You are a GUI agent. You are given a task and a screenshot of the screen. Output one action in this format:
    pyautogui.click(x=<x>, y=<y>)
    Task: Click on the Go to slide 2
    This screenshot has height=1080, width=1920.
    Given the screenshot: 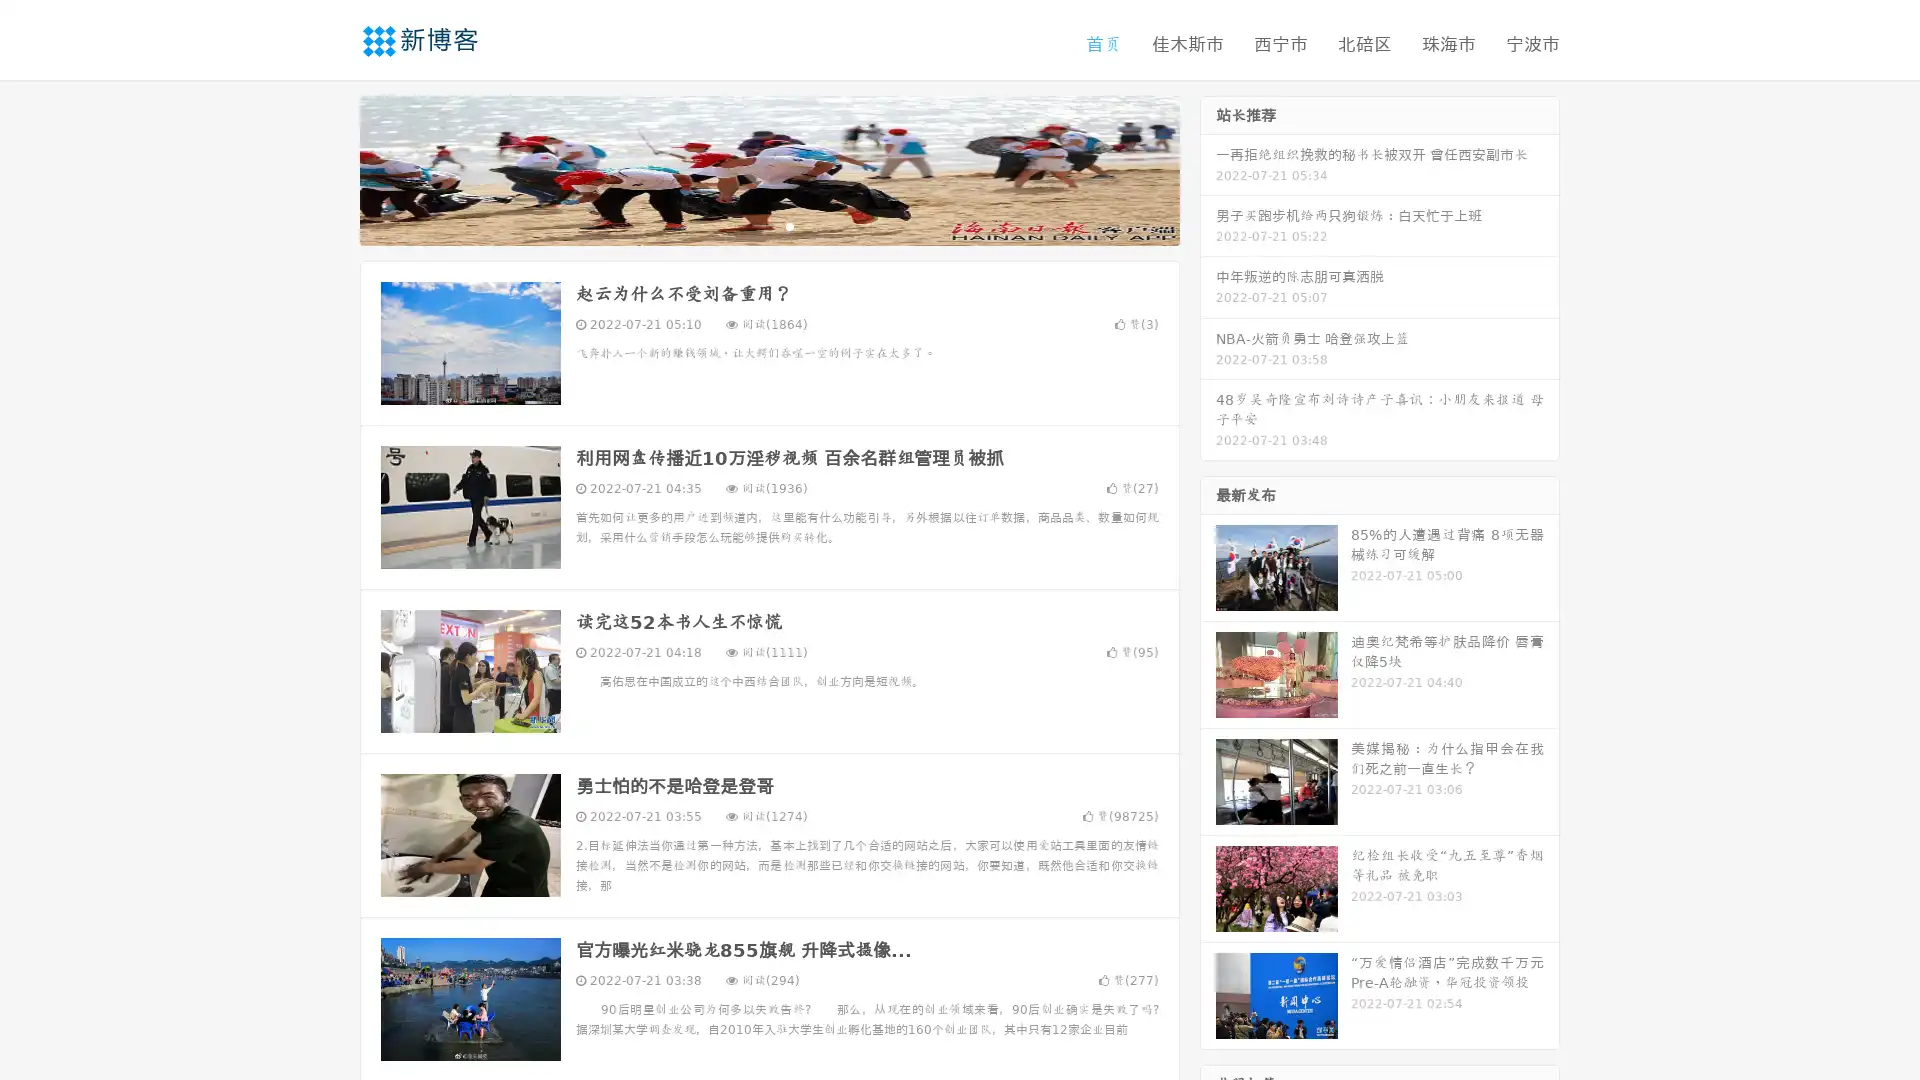 What is the action you would take?
    pyautogui.click(x=768, y=225)
    